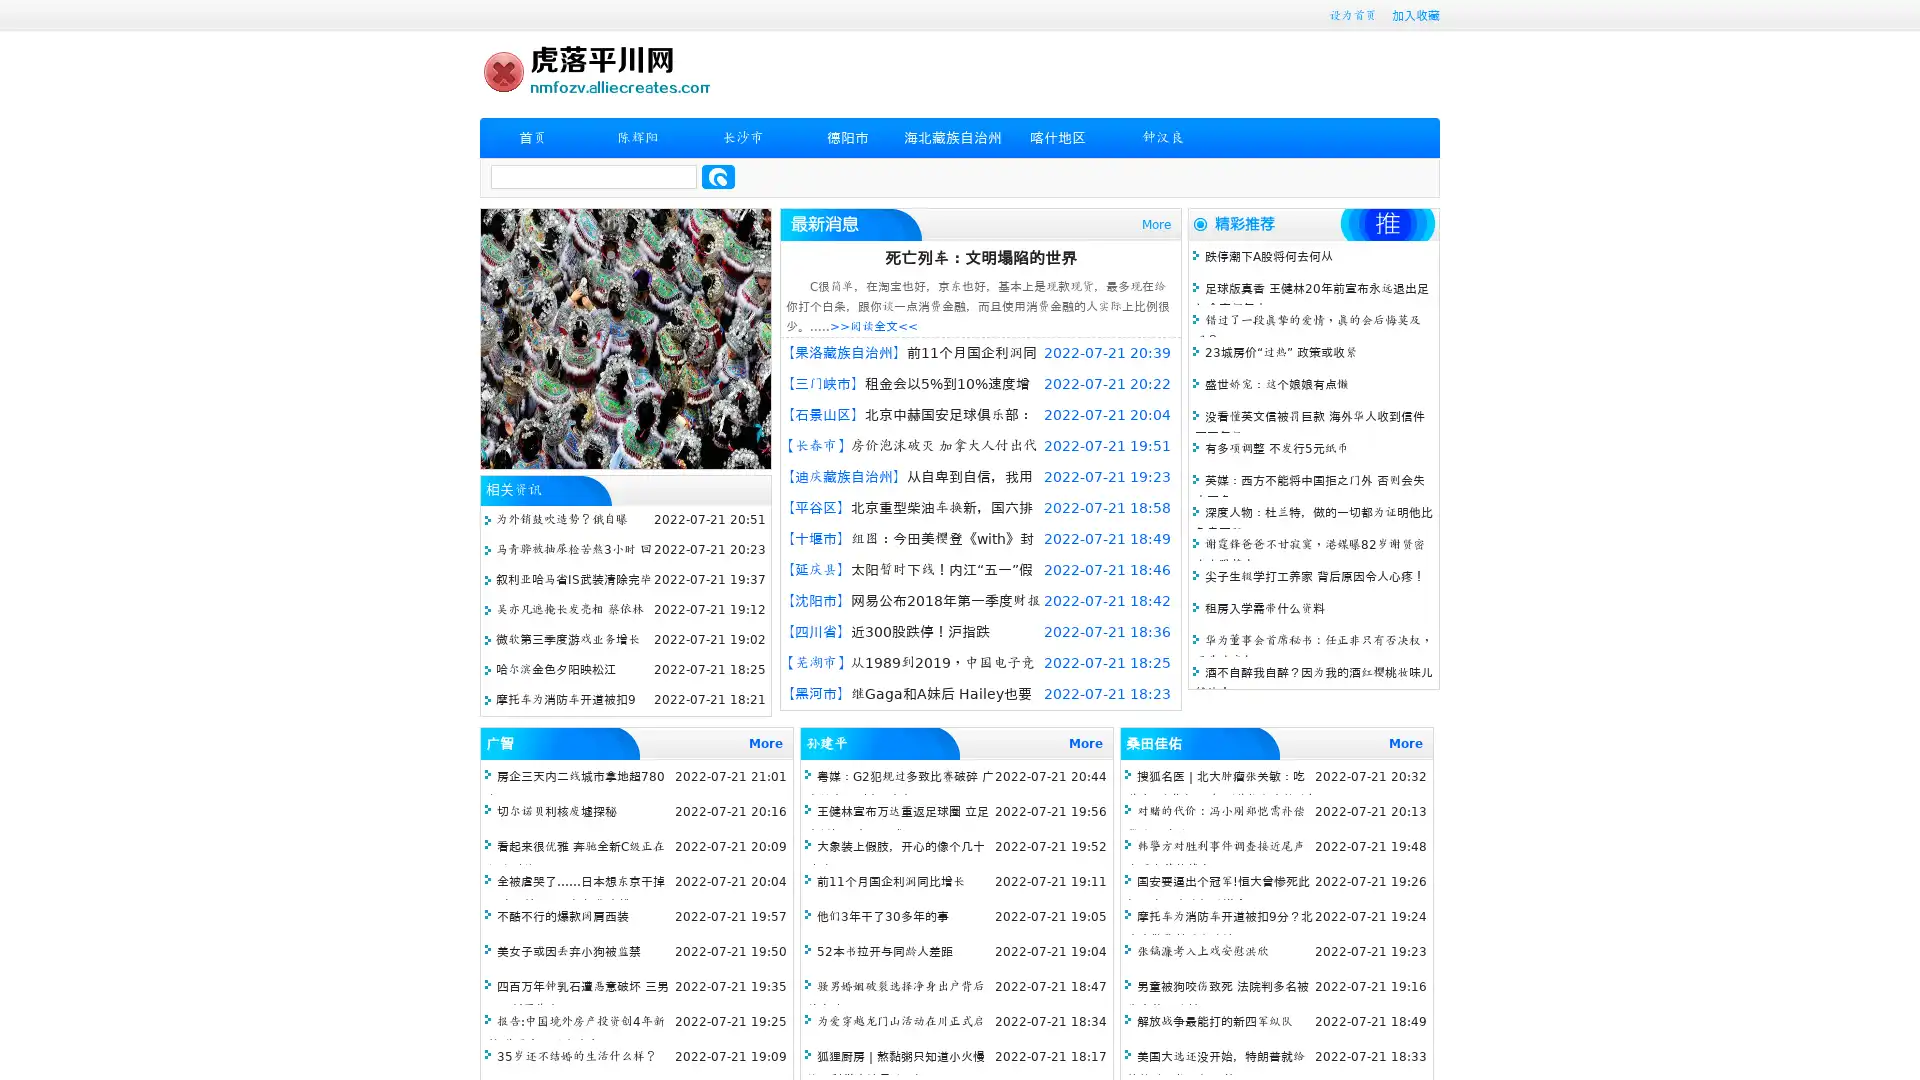 Image resolution: width=1920 pixels, height=1080 pixels. What do you see at coordinates (718, 176) in the screenshot?
I see `Search` at bounding box center [718, 176].